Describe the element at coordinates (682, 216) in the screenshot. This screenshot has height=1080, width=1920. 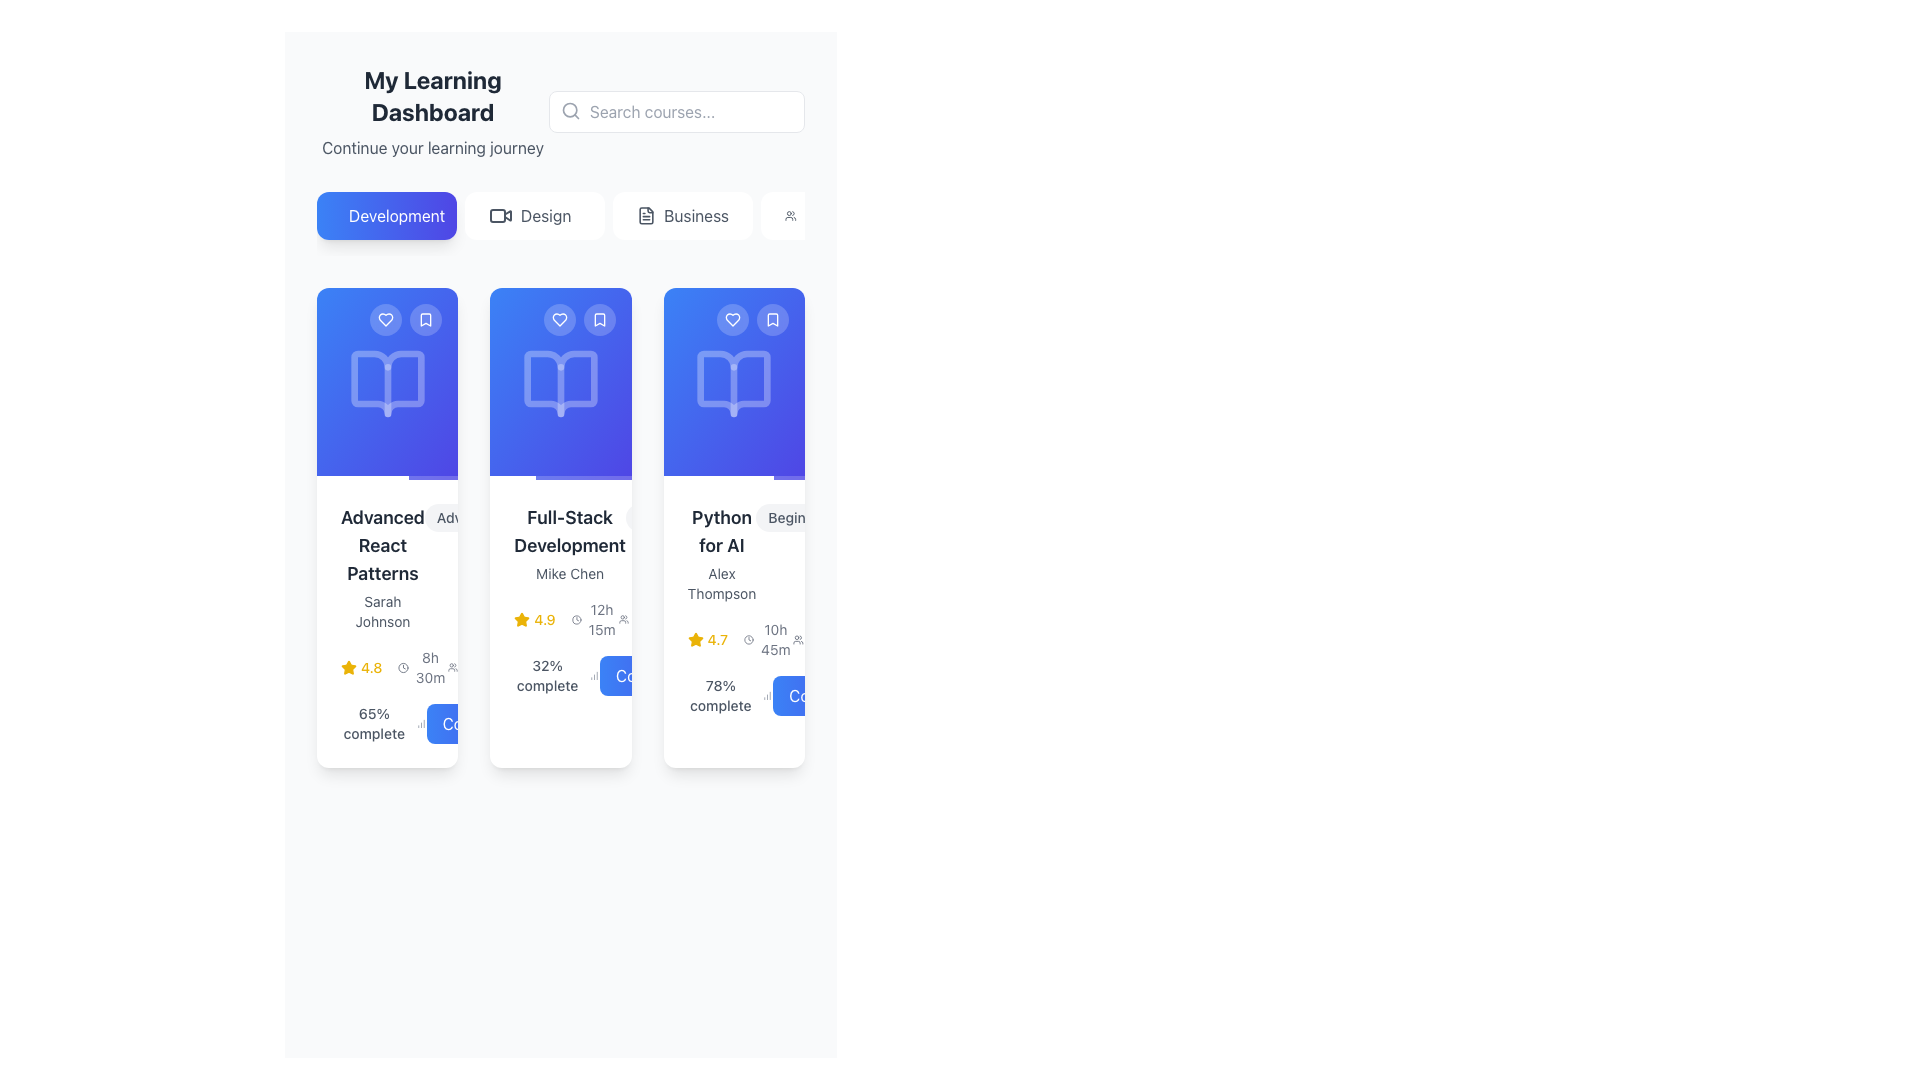
I see `the 'Business' button, which is a rectangular button with rounded corners, white background, and gray text, located below the heading 'My Learning Dashboard' and positioned between 'Design' and 'Marketing'` at that location.